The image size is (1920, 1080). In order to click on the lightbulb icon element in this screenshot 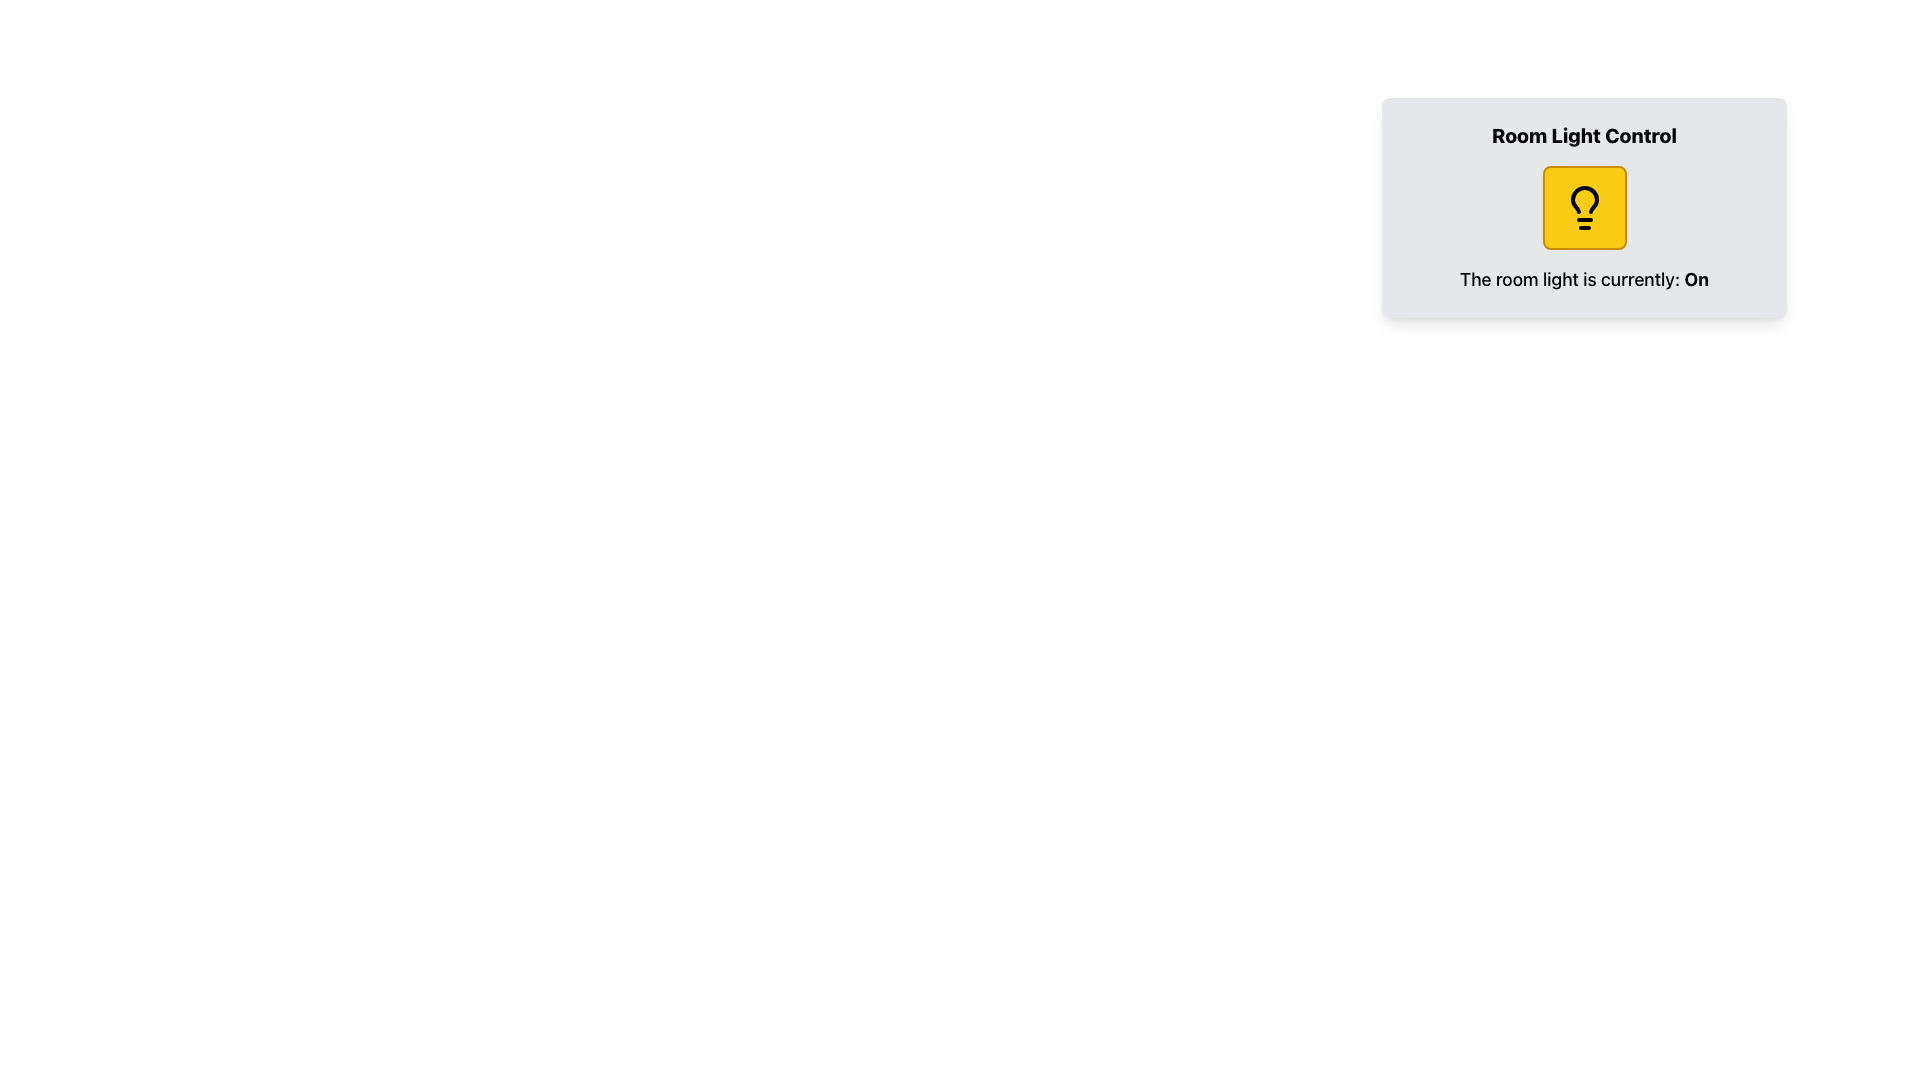, I will do `click(1583, 208)`.